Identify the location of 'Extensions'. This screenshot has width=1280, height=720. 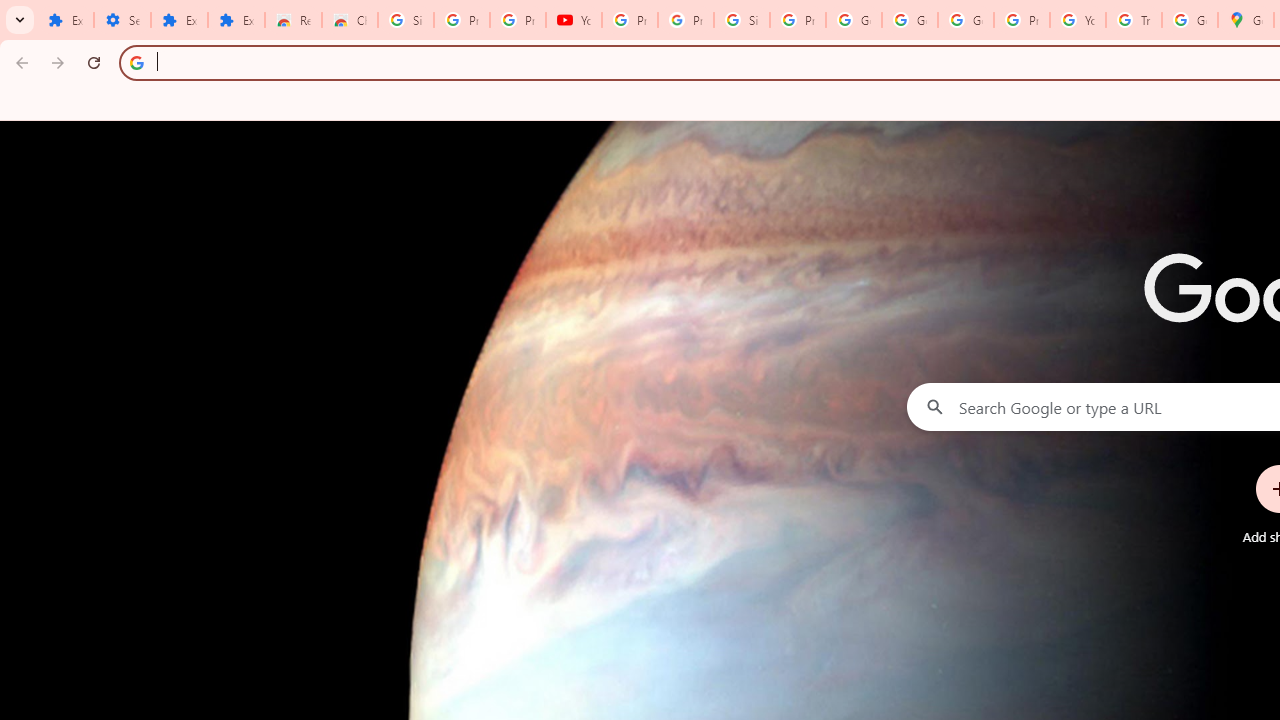
(179, 20).